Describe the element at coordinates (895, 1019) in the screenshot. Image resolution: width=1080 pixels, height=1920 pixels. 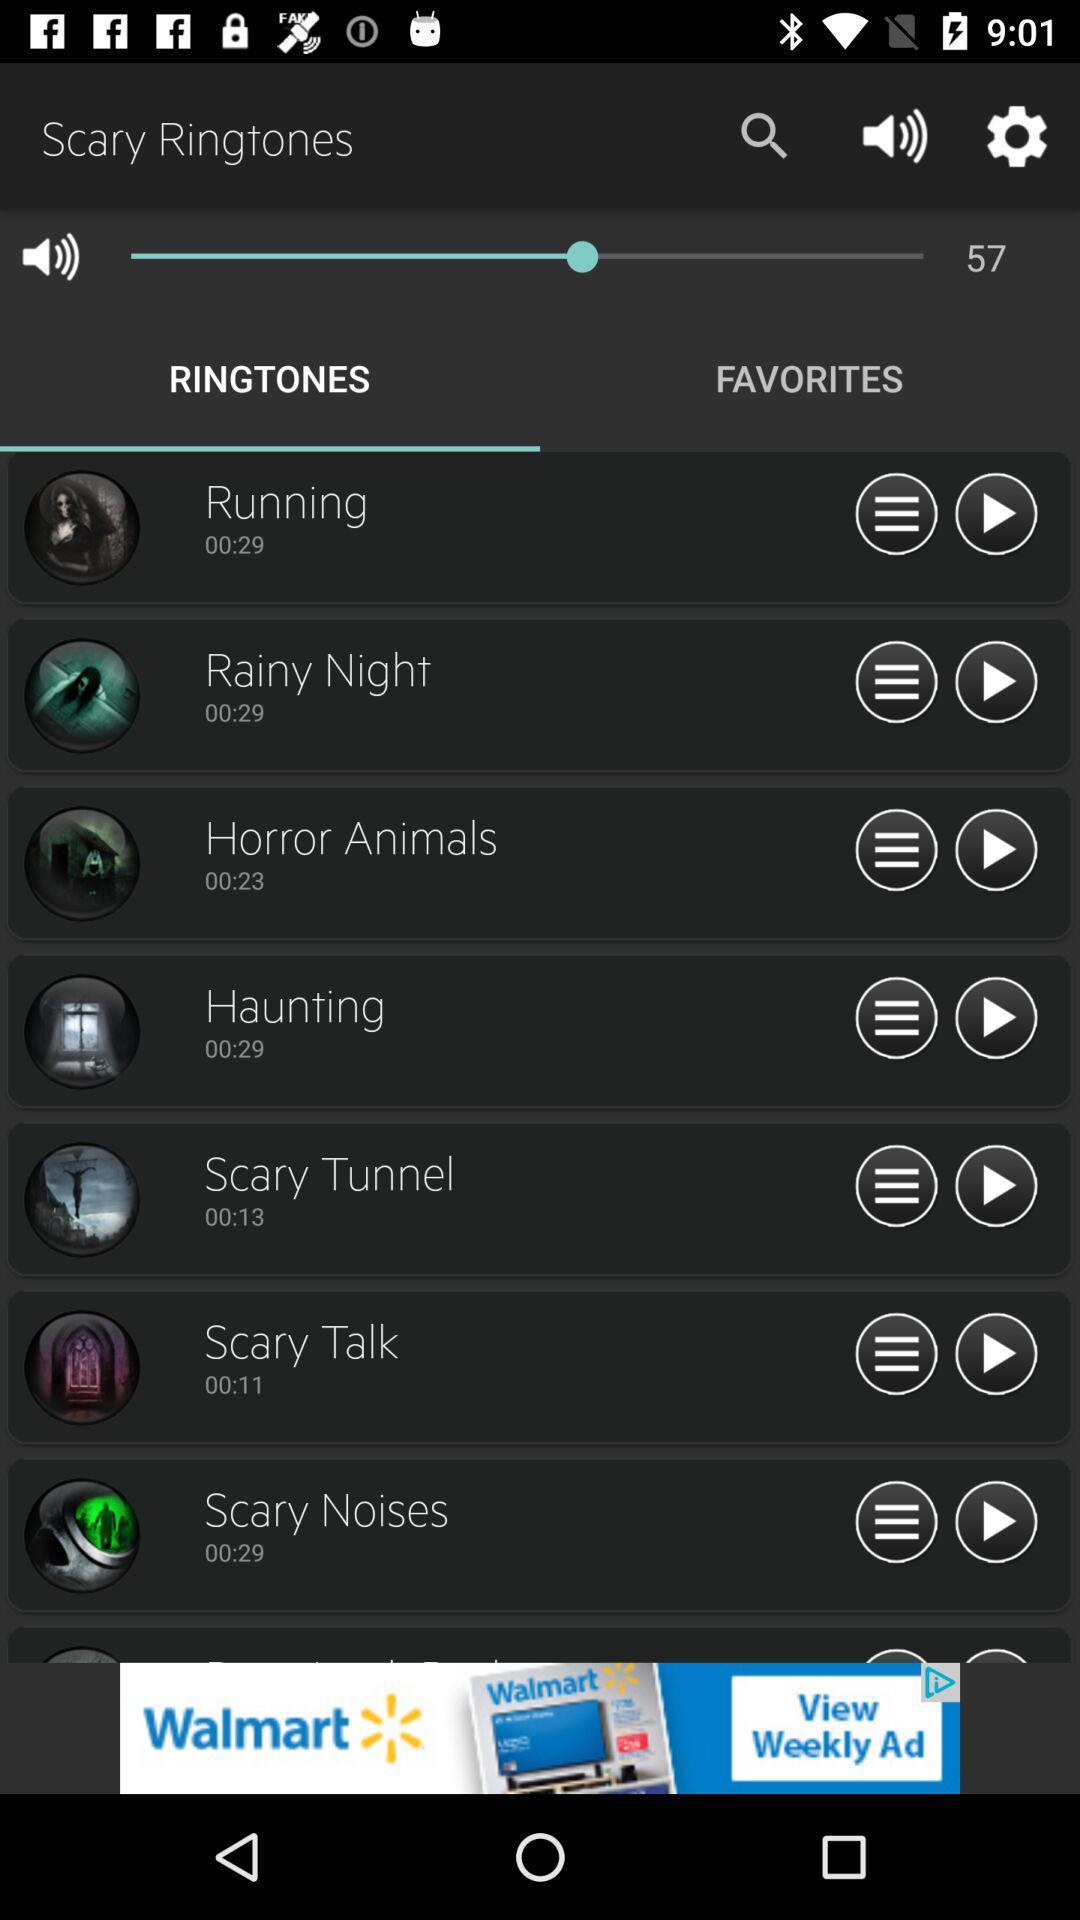
I see `click pause button` at that location.